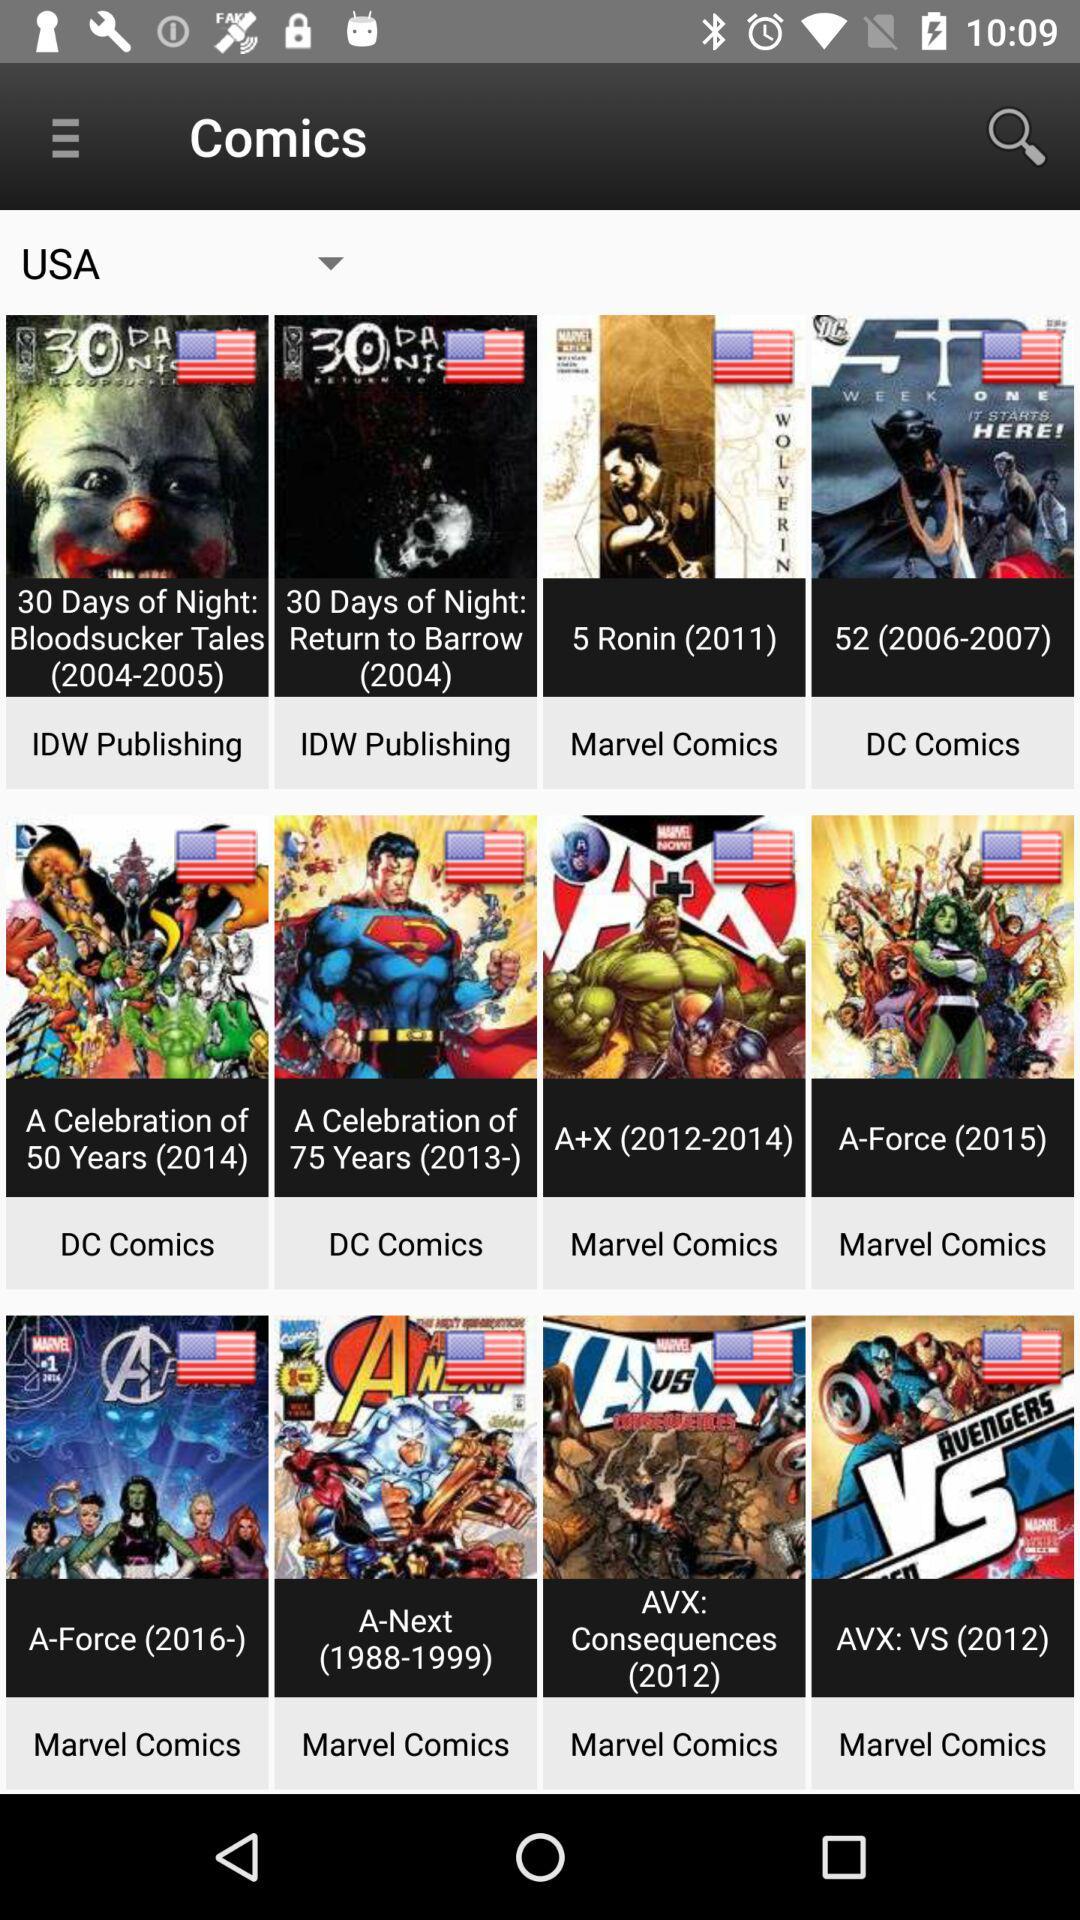 The width and height of the screenshot is (1080, 1920). Describe the element at coordinates (485, 356) in the screenshot. I see `the country of second book in the first row` at that location.